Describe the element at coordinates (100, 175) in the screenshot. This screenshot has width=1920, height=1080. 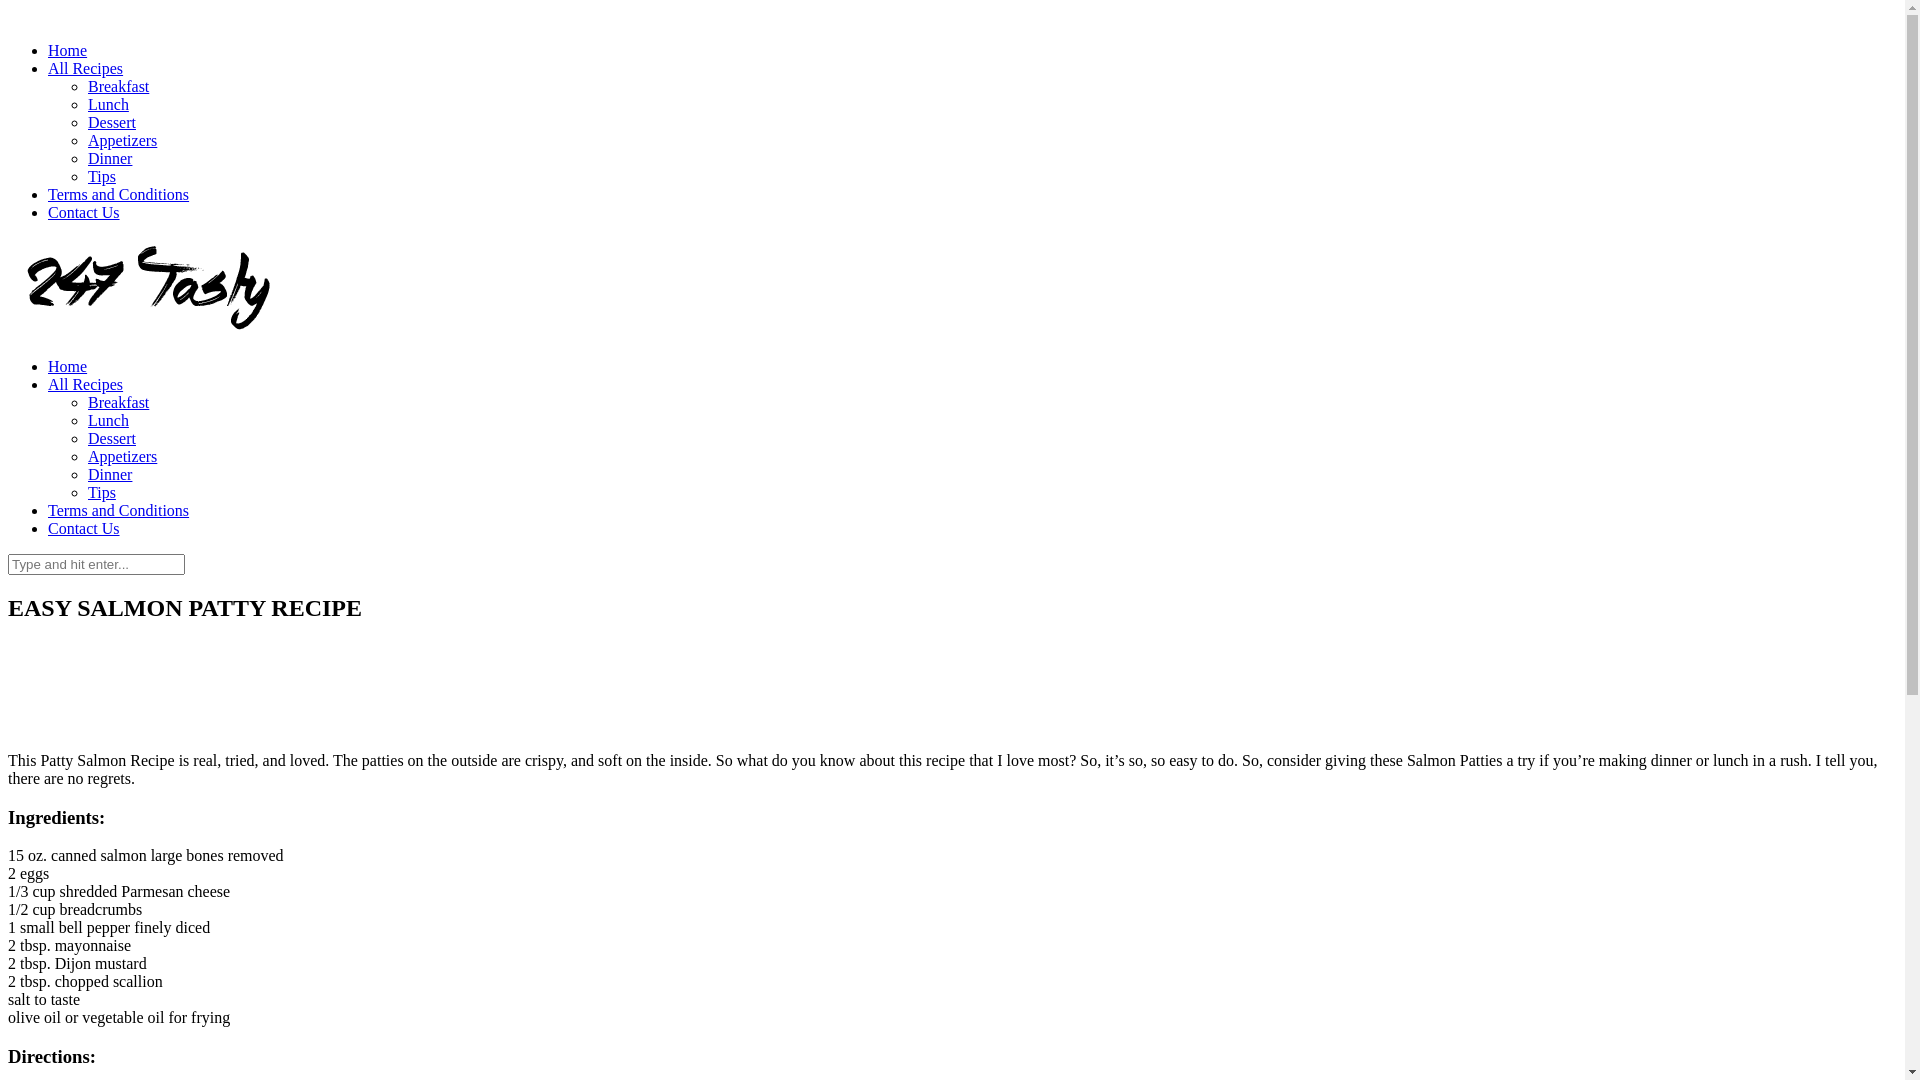
I see `'Tips'` at that location.